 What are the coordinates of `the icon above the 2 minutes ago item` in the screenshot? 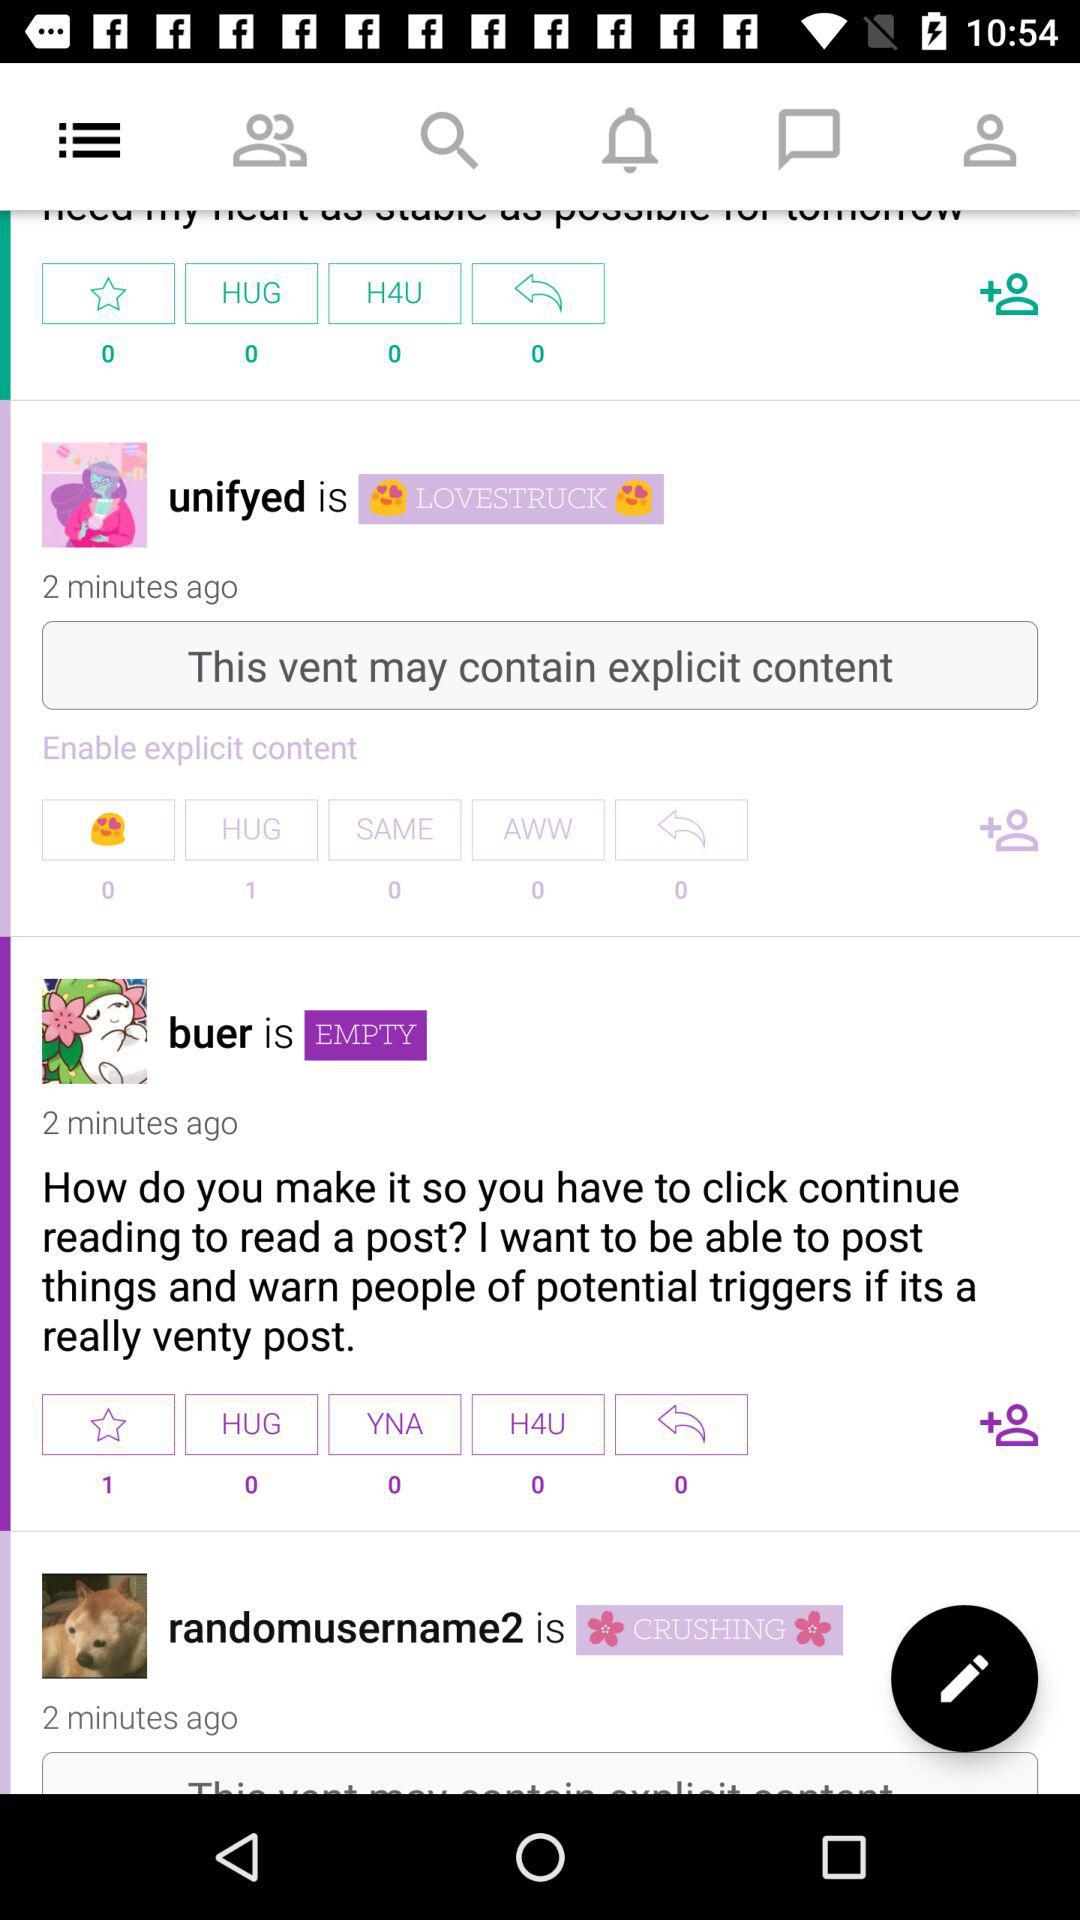 It's located at (236, 494).